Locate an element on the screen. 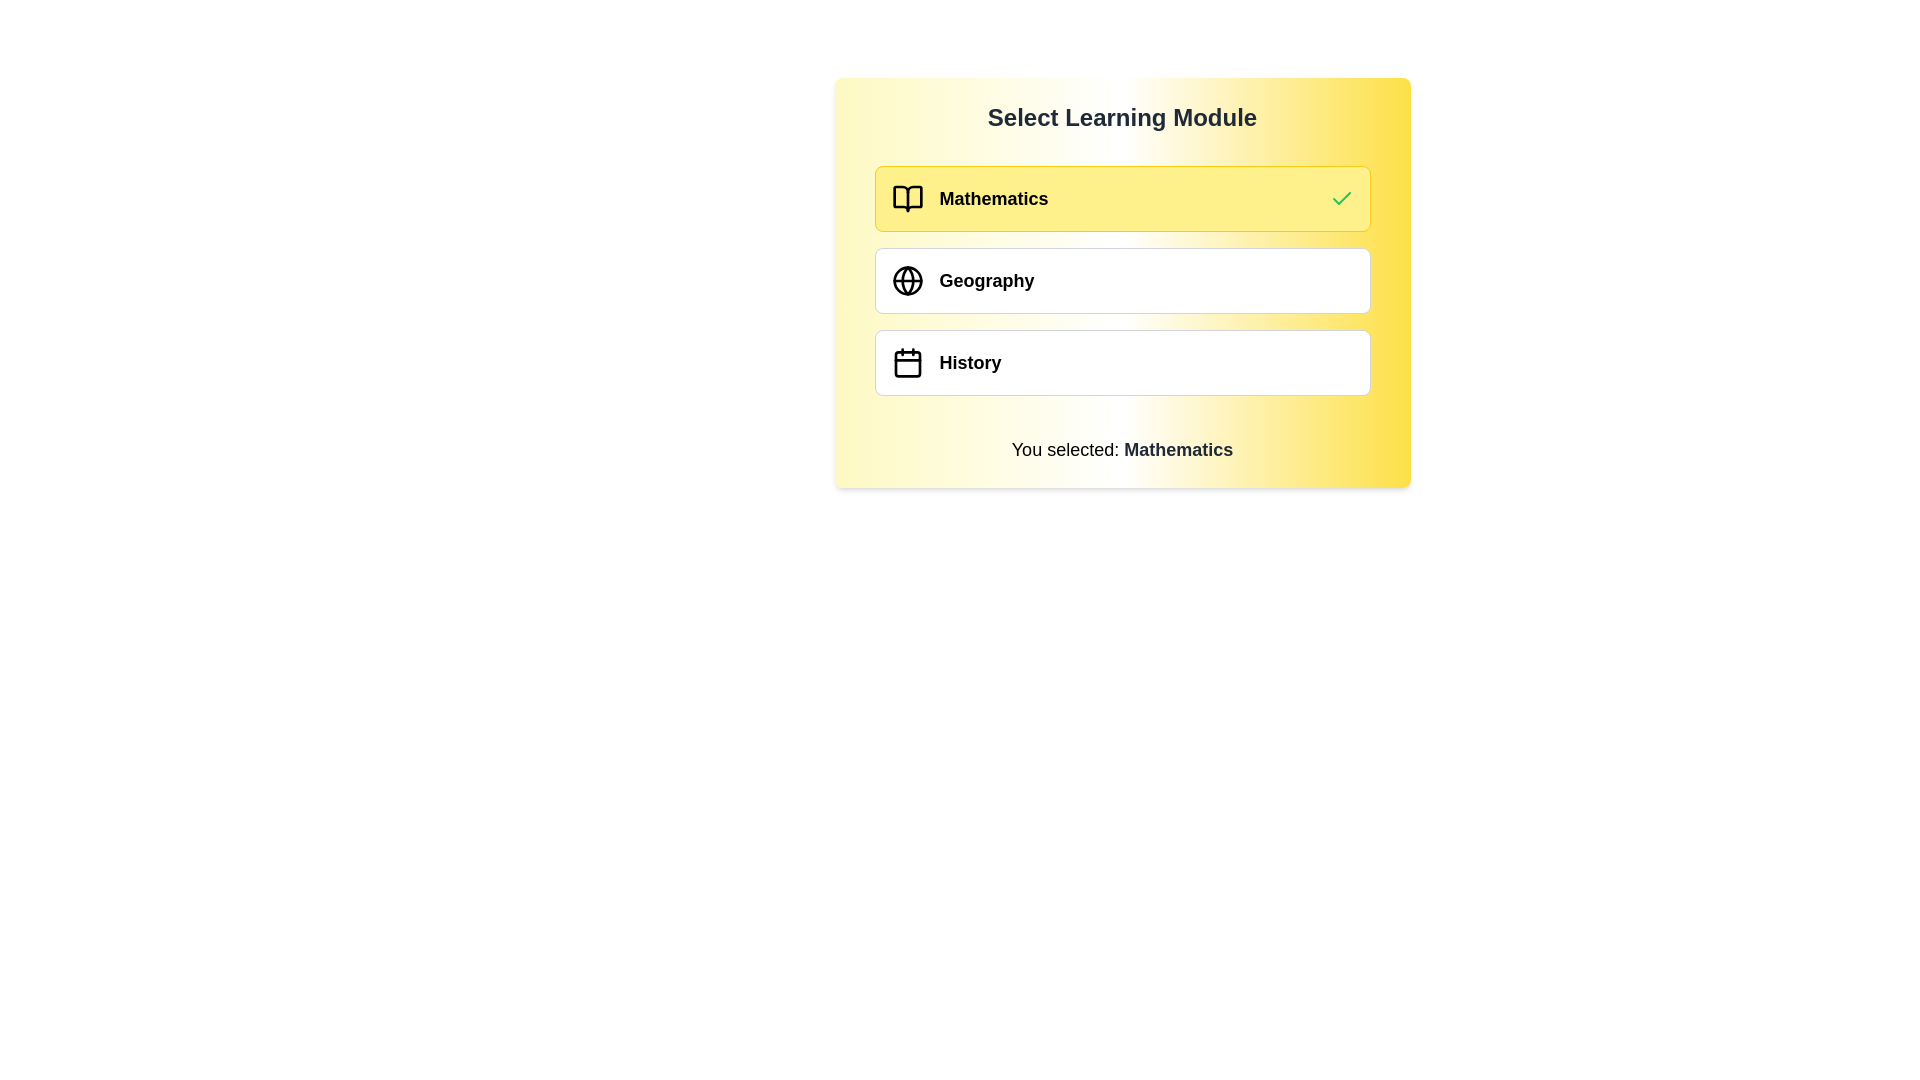  the non-interactive calendar icon representing the 'History' learning module, located at the far left of the 'History' list item in the user interface is located at coordinates (906, 362).